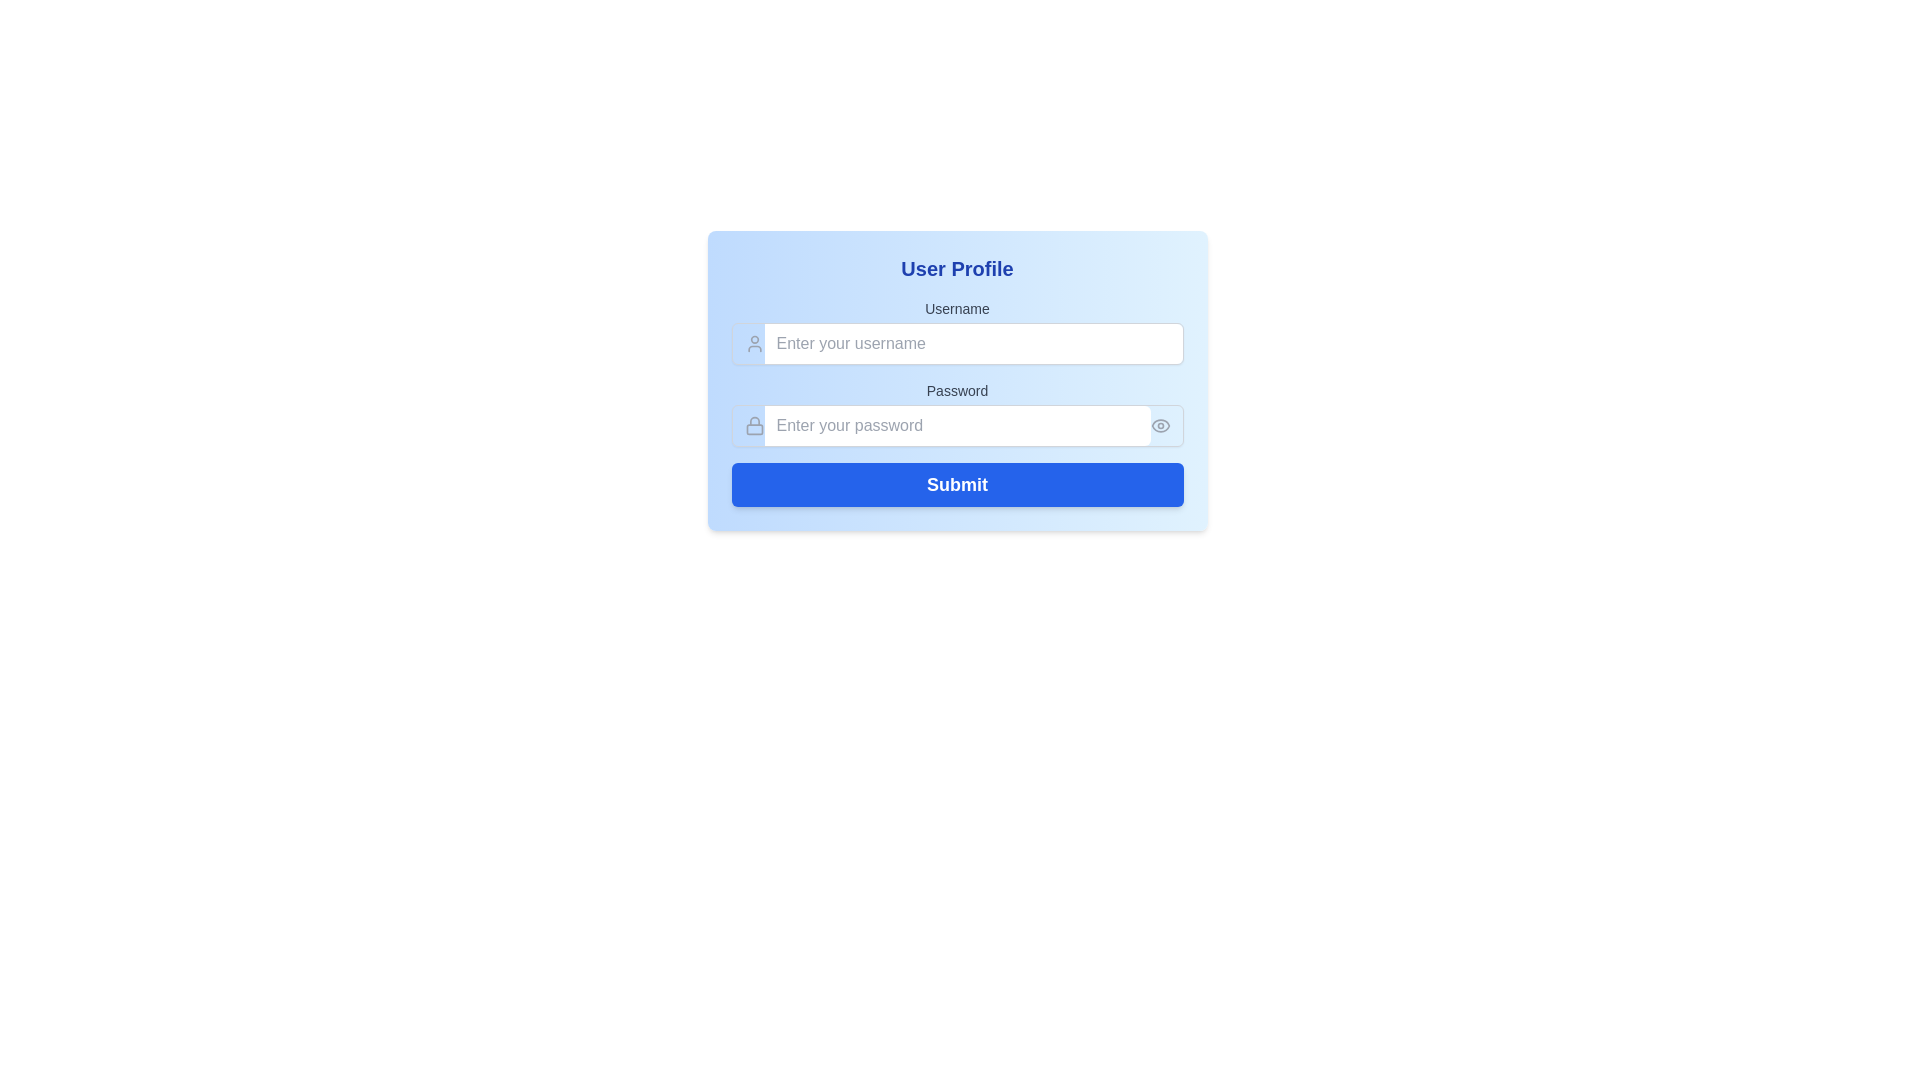 The image size is (1920, 1080). What do you see at coordinates (1166, 424) in the screenshot?
I see `the eye icon button located at the far-right end of the password field` at bounding box center [1166, 424].